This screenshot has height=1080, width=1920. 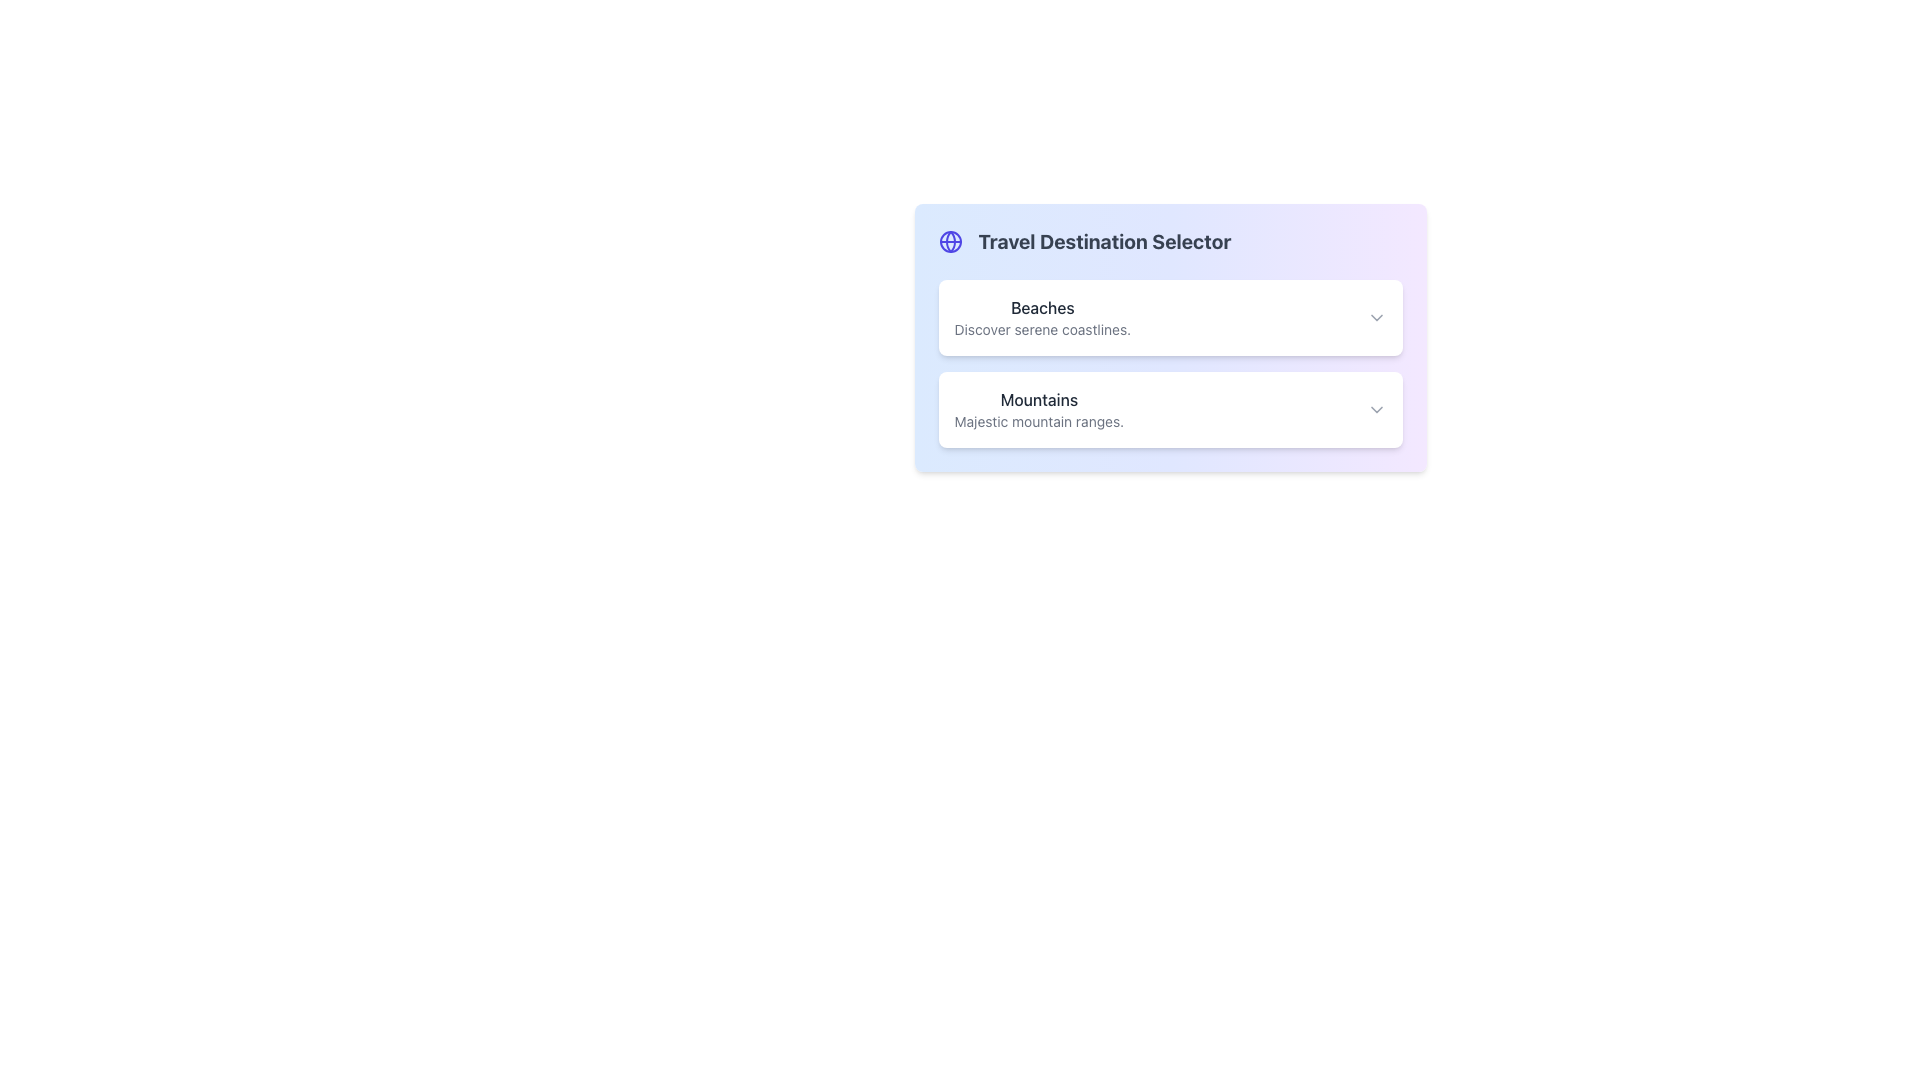 What do you see at coordinates (1375, 316) in the screenshot?
I see `the chevron icon on the right side of the 'Beaches' list item` at bounding box center [1375, 316].